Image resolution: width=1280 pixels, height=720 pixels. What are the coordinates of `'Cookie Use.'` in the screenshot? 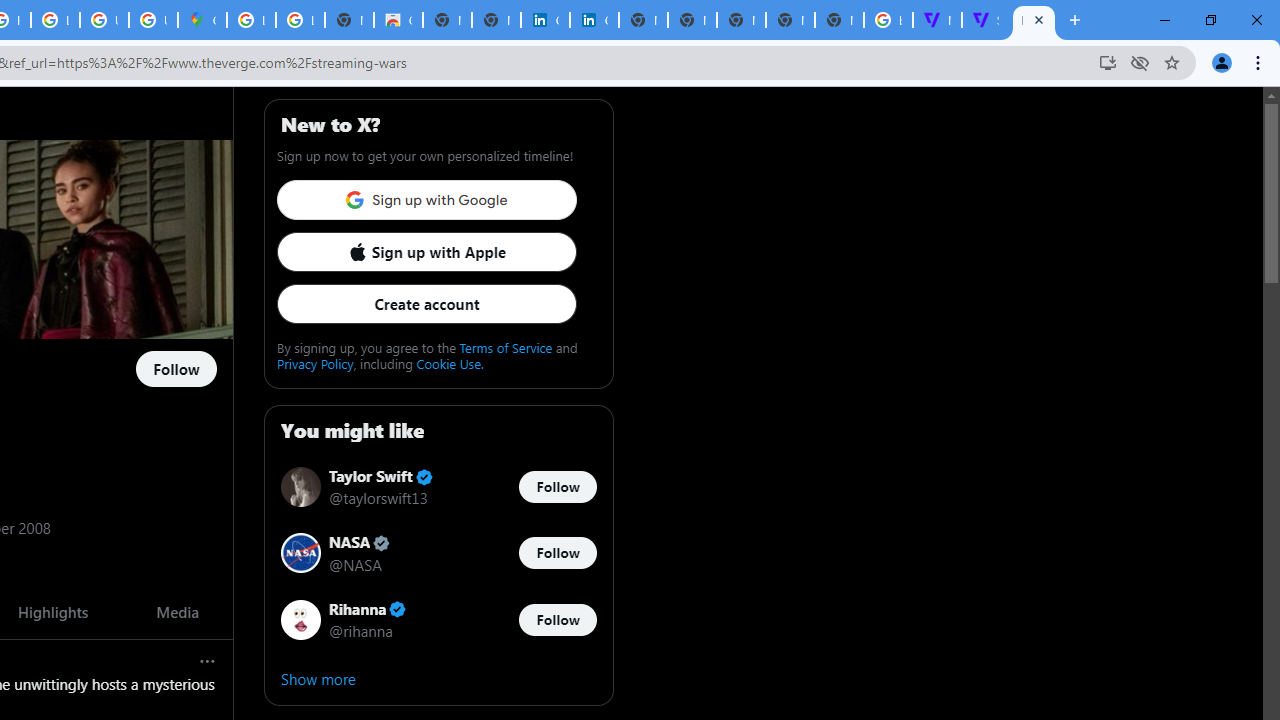 It's located at (448, 363).